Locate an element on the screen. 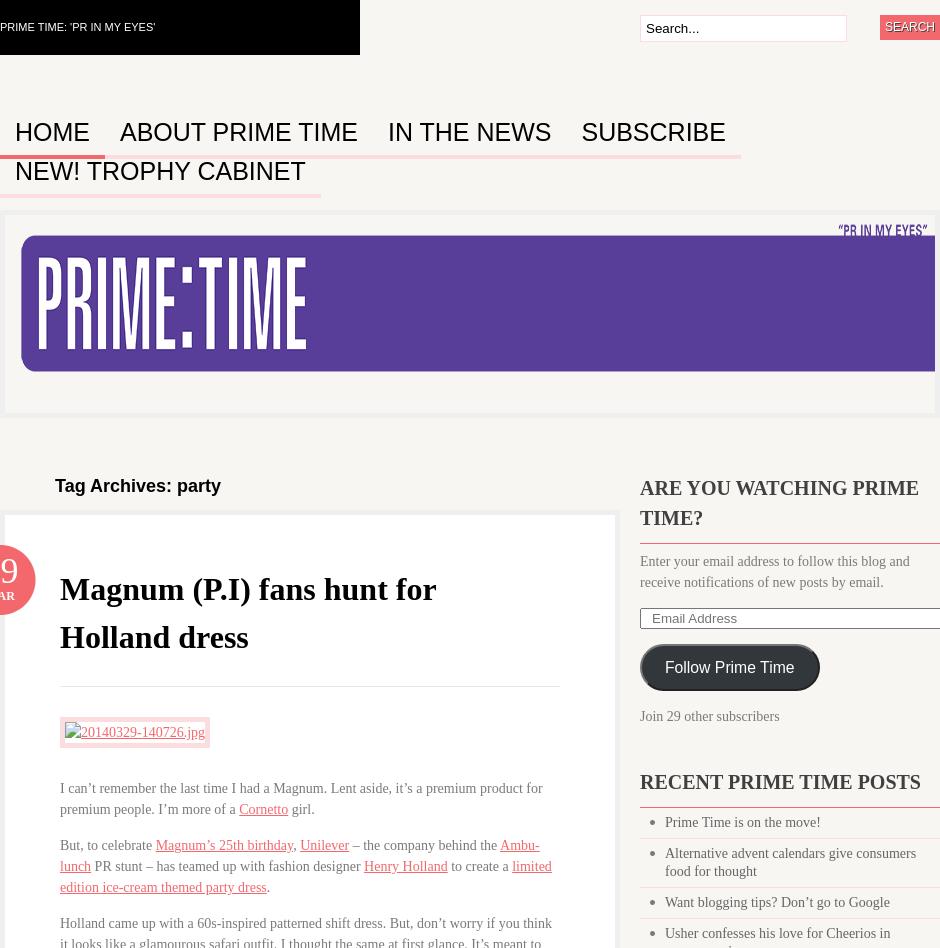 The width and height of the screenshot is (940, 948). 'Join 29 other subscribers' is located at coordinates (709, 716).